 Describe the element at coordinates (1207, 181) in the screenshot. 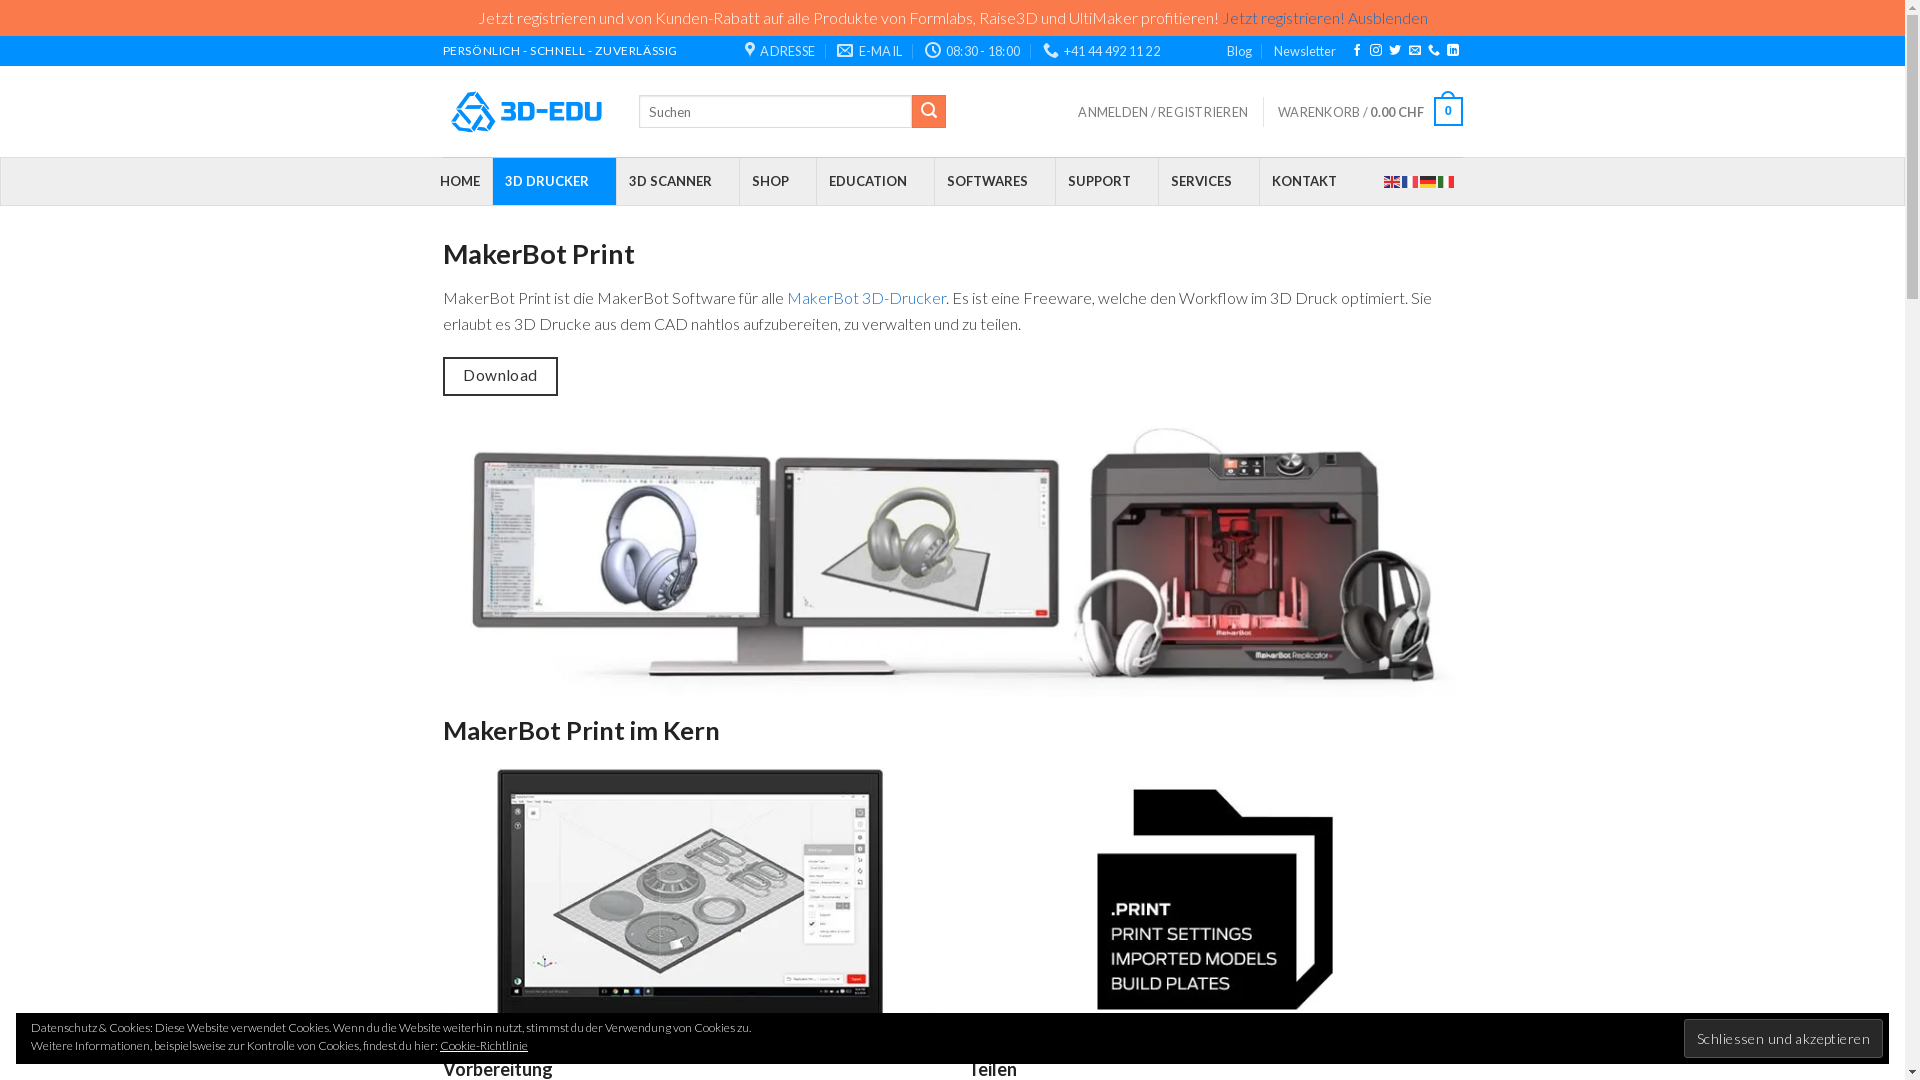

I see `'SERVICES'` at that location.